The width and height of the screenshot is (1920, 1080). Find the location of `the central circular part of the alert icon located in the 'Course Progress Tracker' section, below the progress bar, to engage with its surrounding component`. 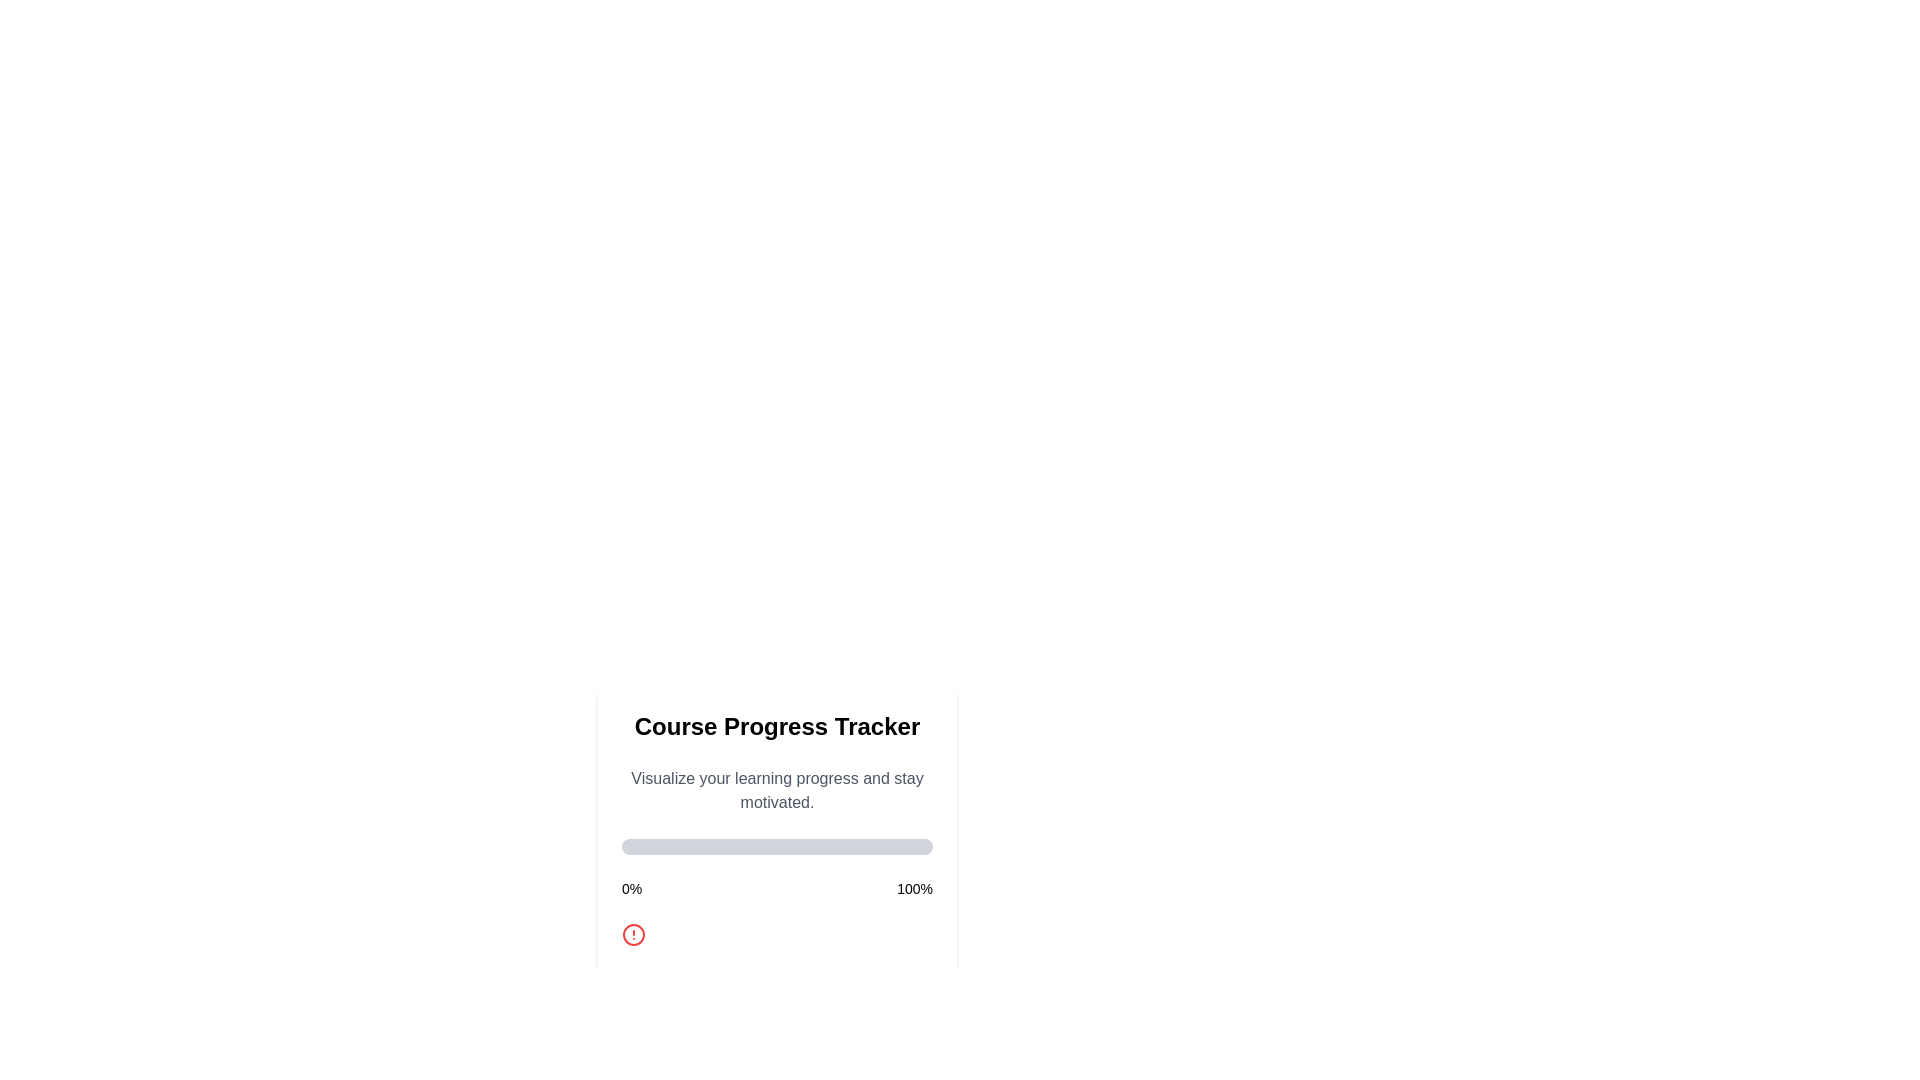

the central circular part of the alert icon located in the 'Course Progress Tracker' section, below the progress bar, to engage with its surrounding component is located at coordinates (632, 934).